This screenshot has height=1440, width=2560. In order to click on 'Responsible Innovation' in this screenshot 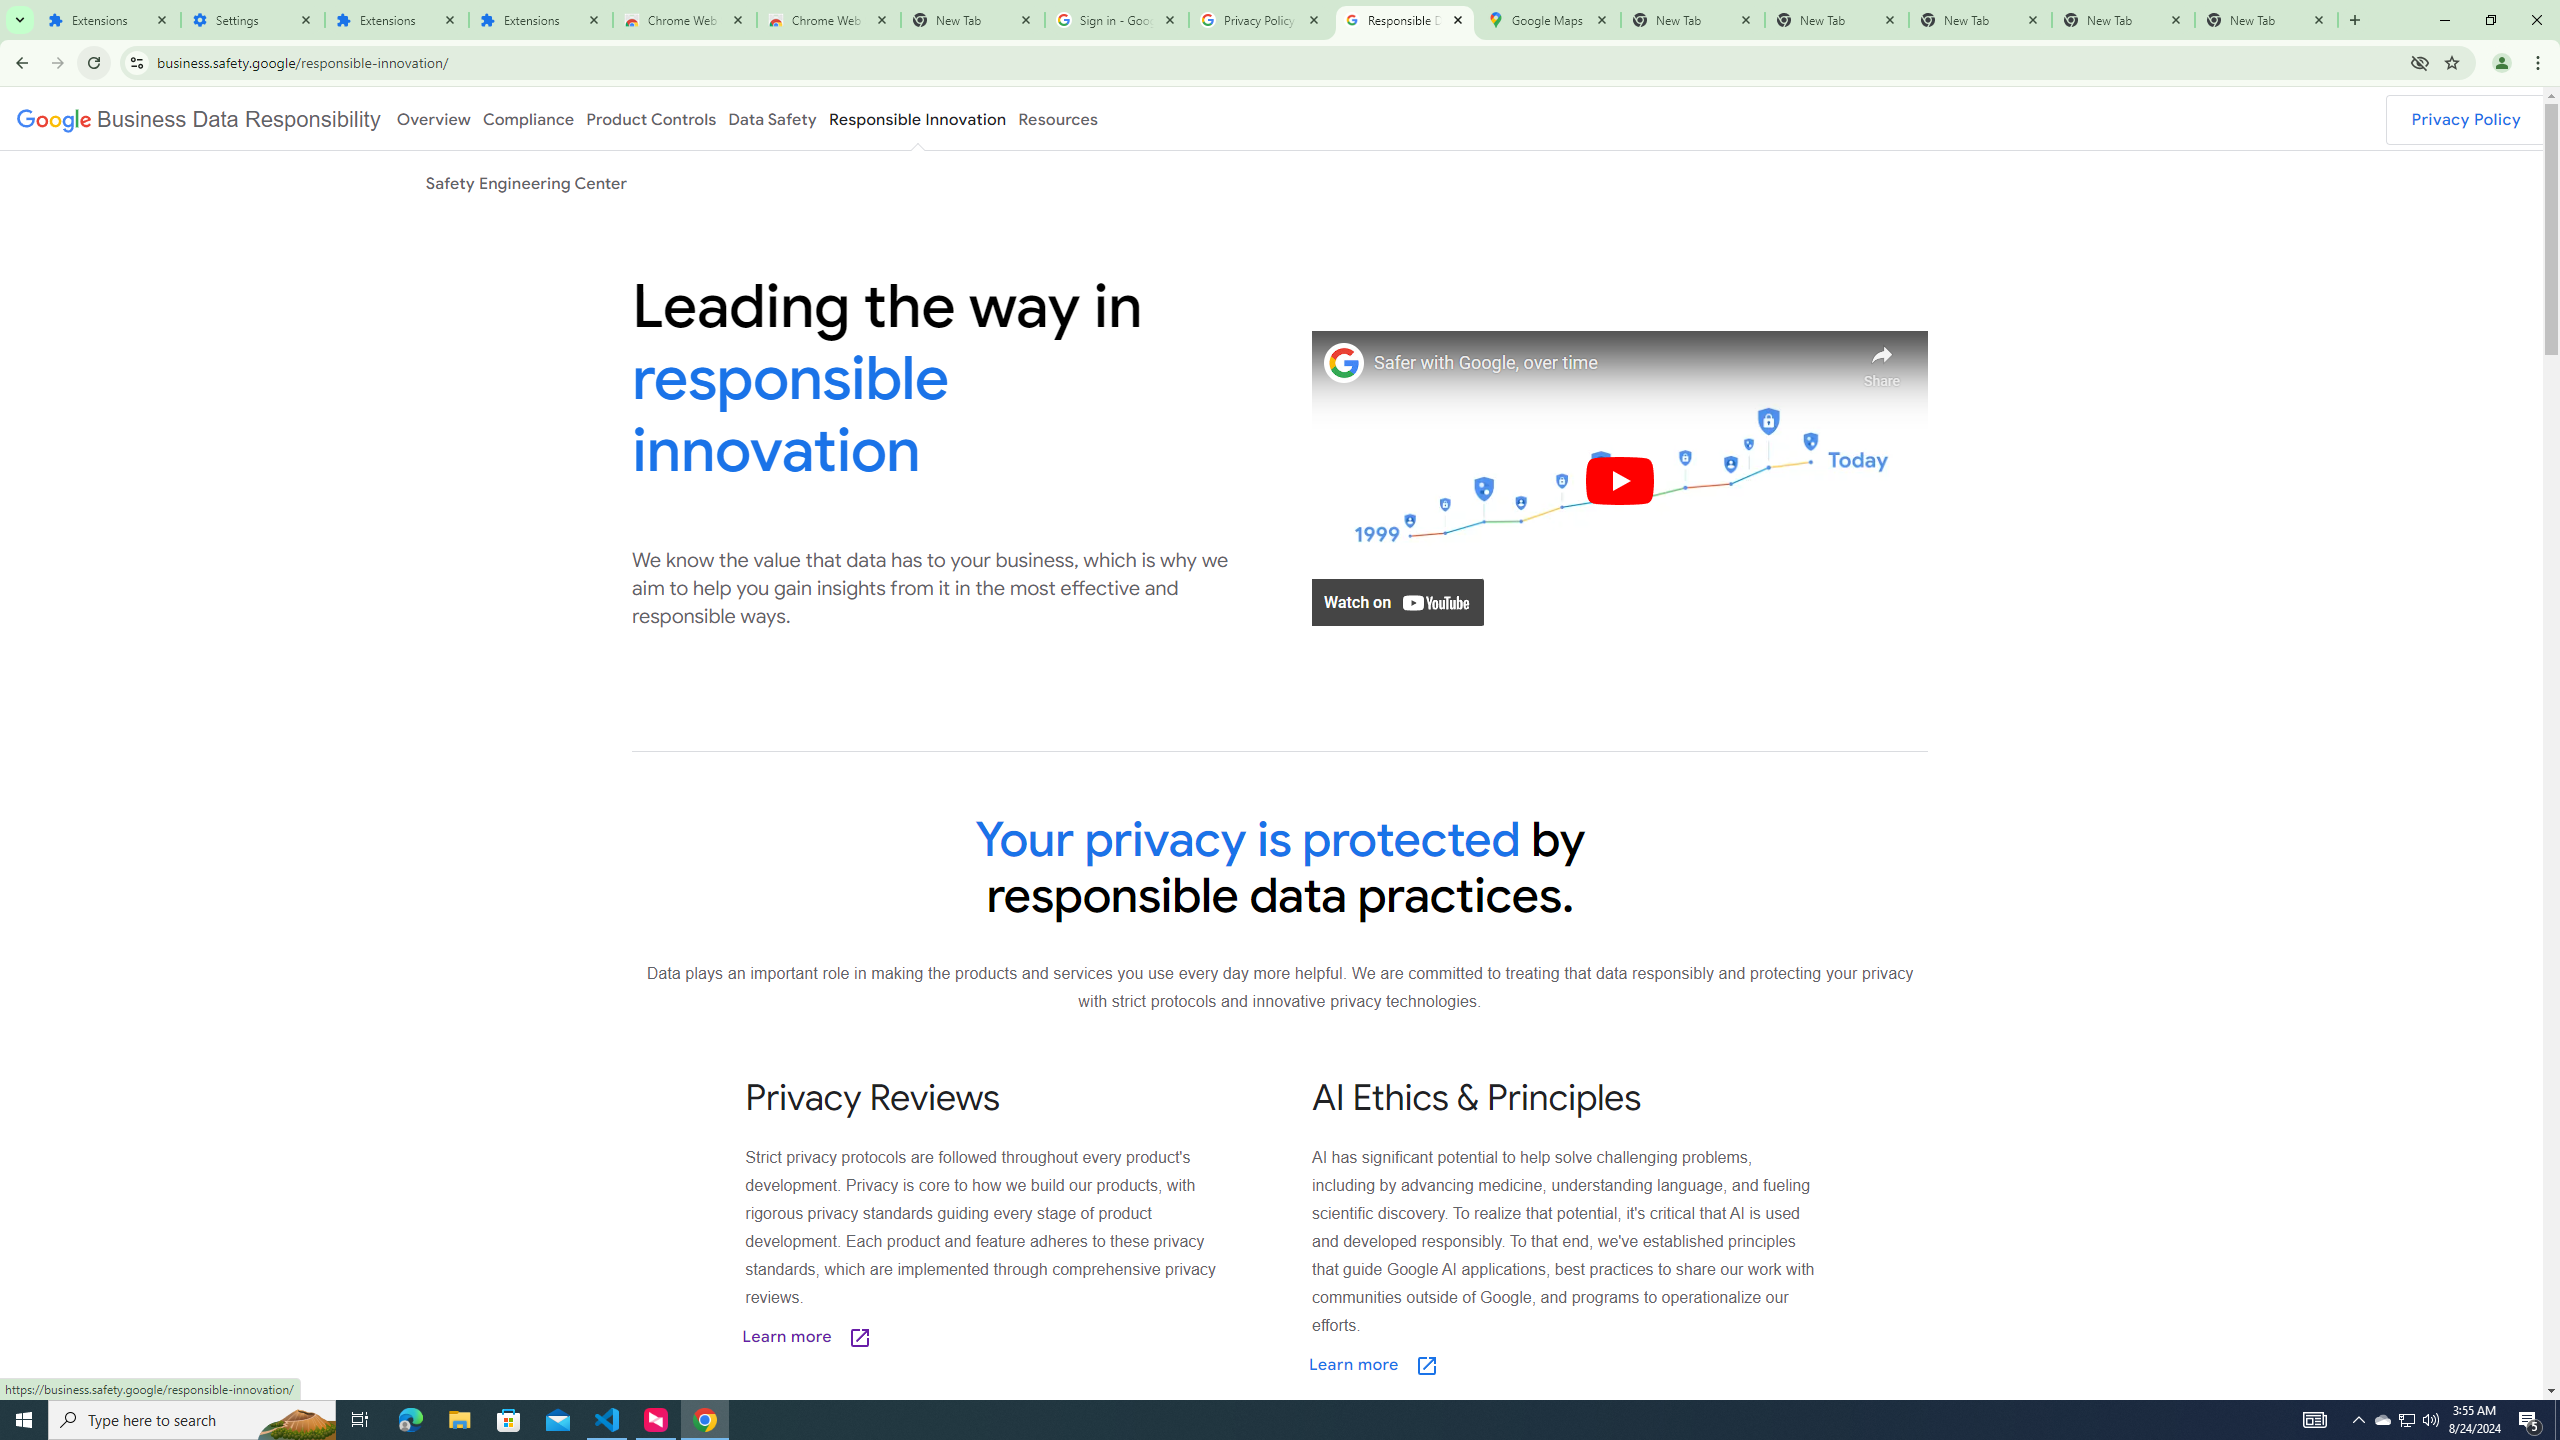, I will do `click(917, 118)`.